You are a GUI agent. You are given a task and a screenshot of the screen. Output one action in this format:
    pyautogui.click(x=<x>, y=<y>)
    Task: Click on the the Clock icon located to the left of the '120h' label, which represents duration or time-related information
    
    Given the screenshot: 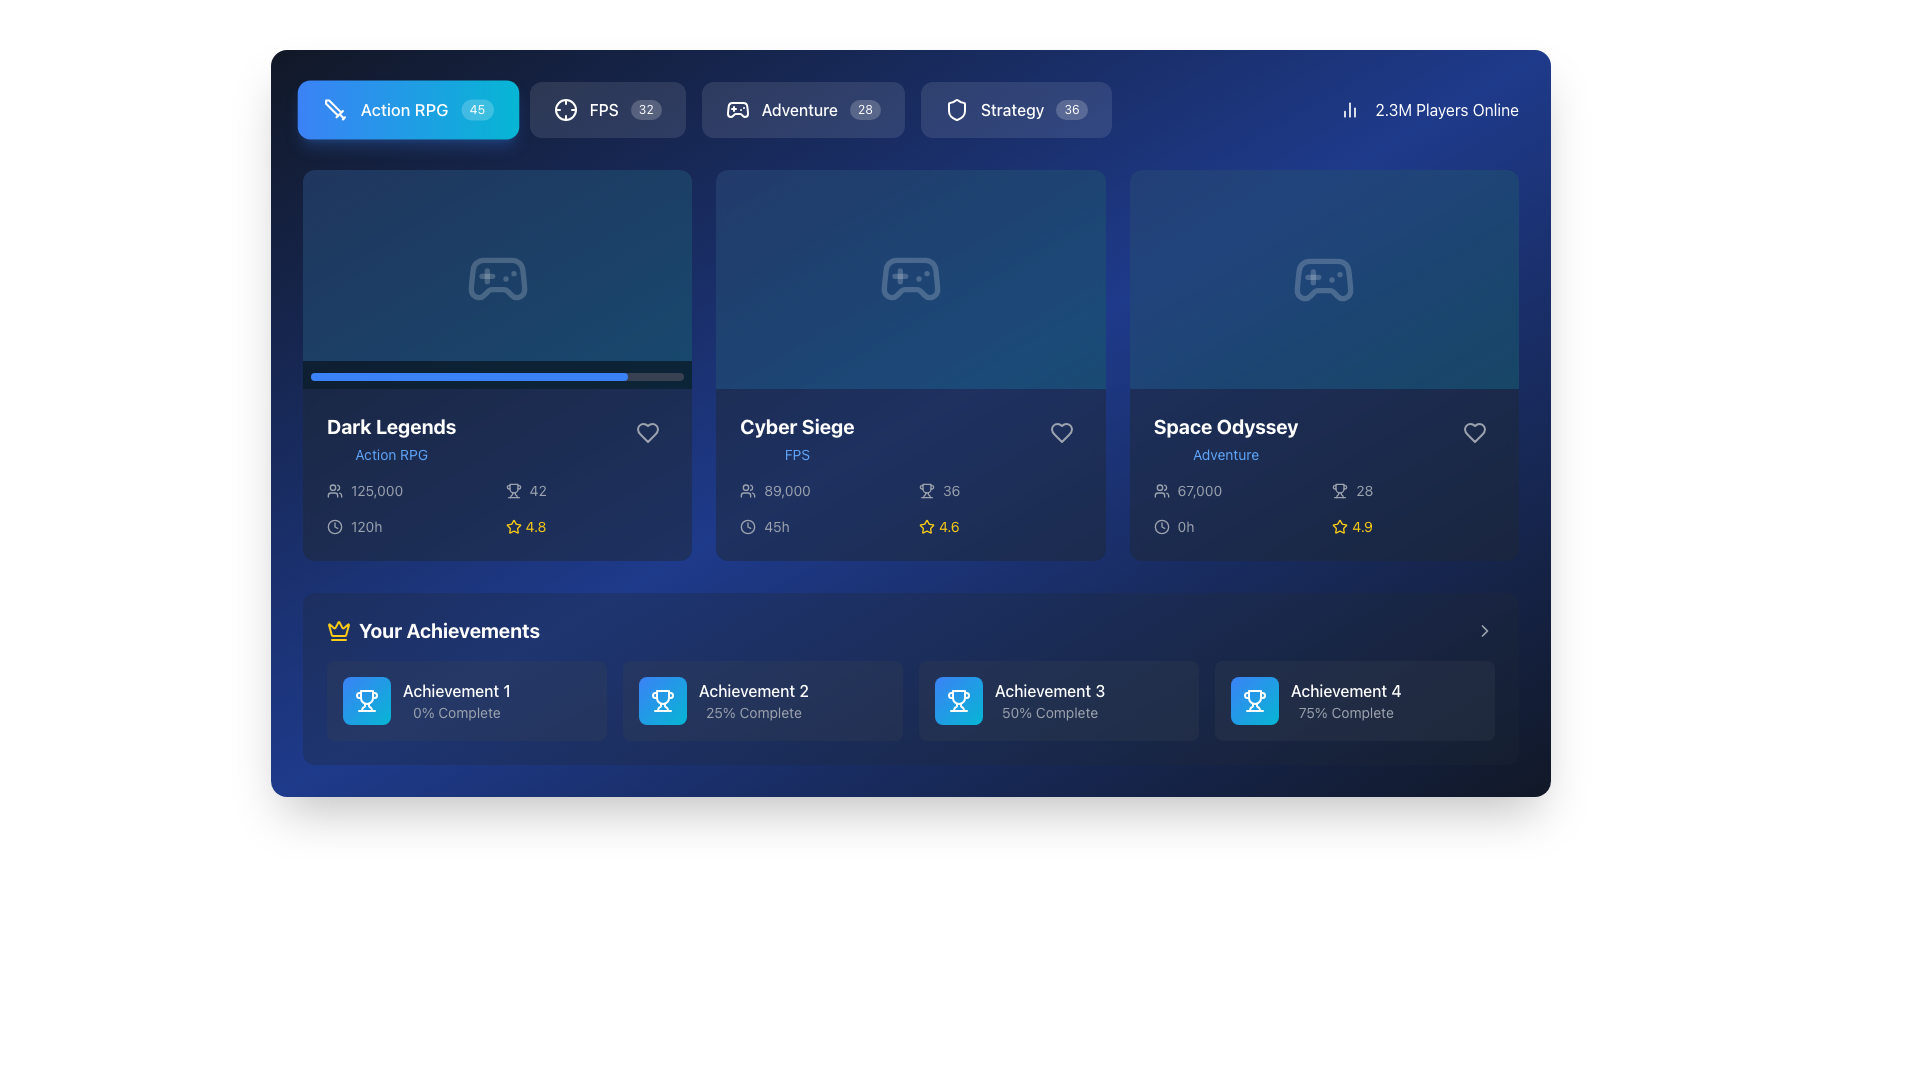 What is the action you would take?
    pyautogui.click(x=335, y=524)
    